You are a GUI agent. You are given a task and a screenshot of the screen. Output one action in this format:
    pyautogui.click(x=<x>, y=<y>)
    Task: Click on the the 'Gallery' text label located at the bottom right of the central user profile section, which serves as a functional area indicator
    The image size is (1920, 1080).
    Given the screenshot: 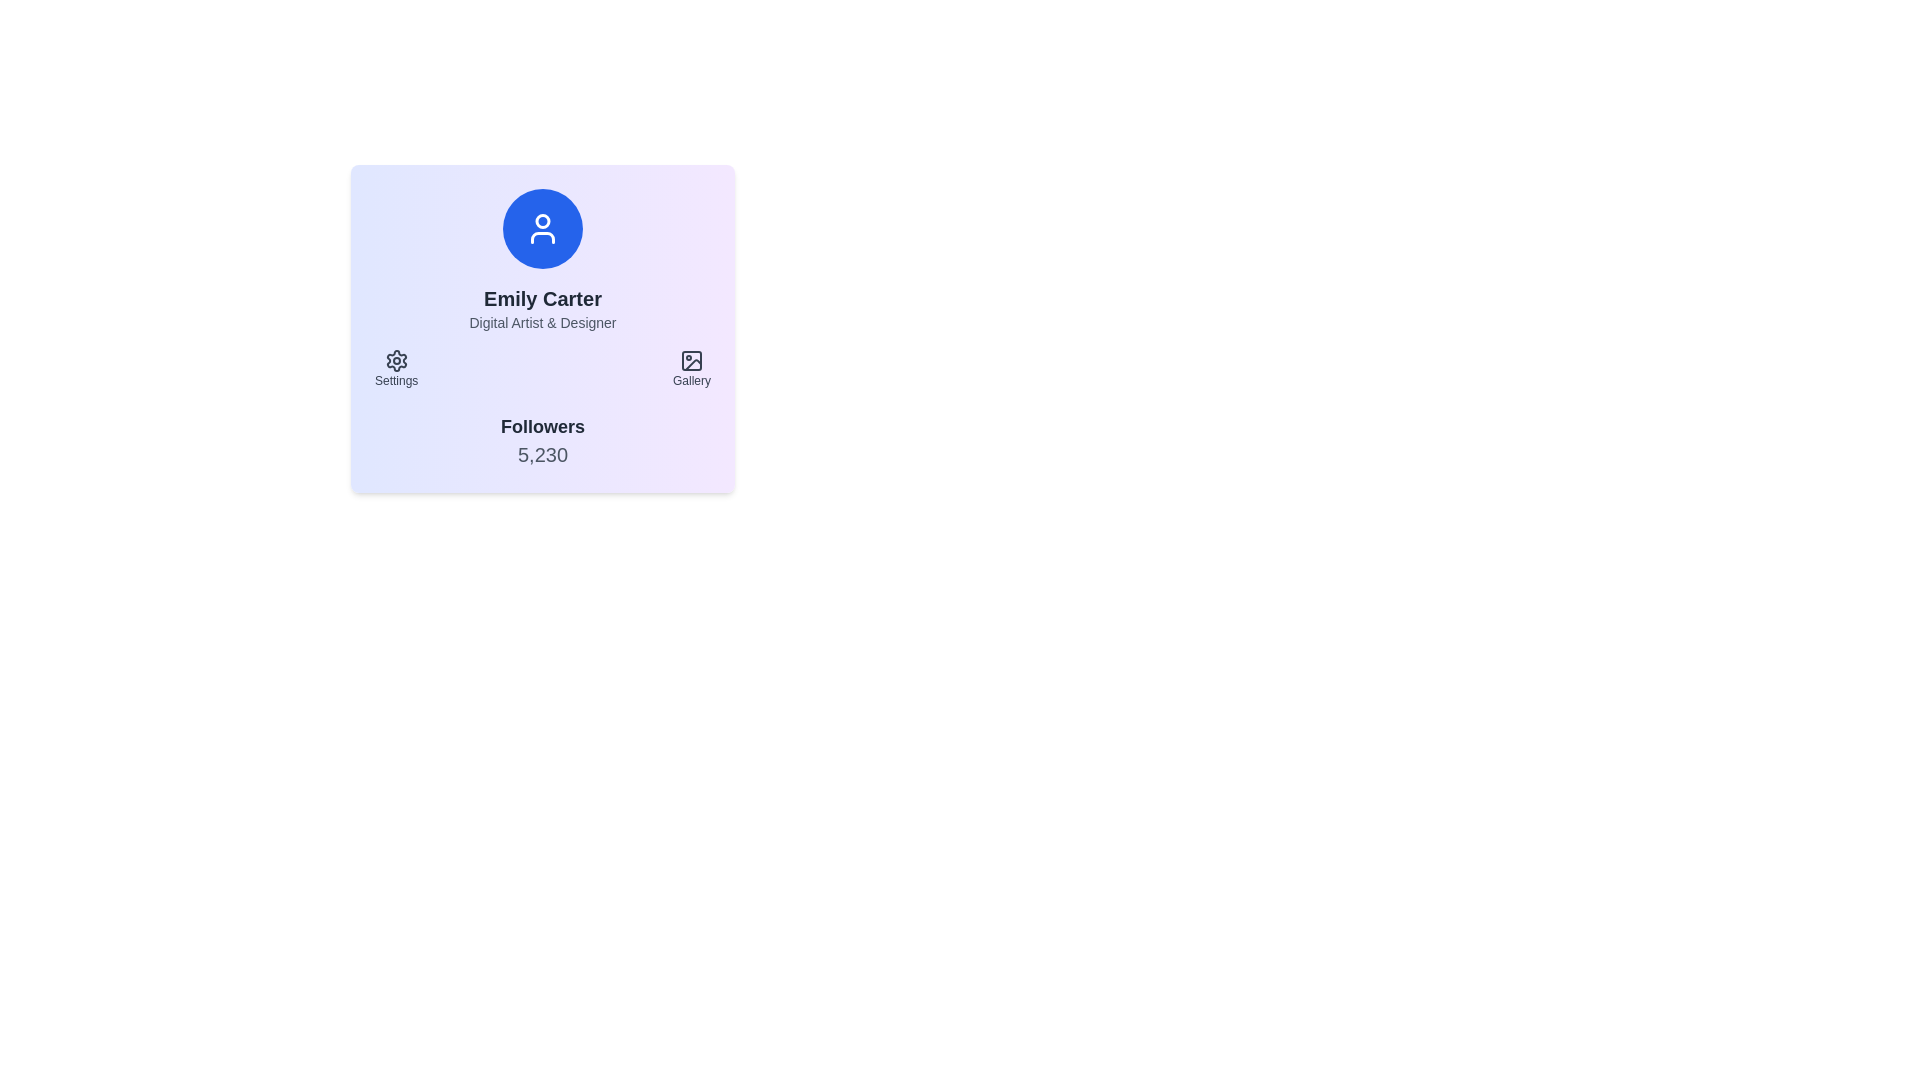 What is the action you would take?
    pyautogui.click(x=691, y=381)
    